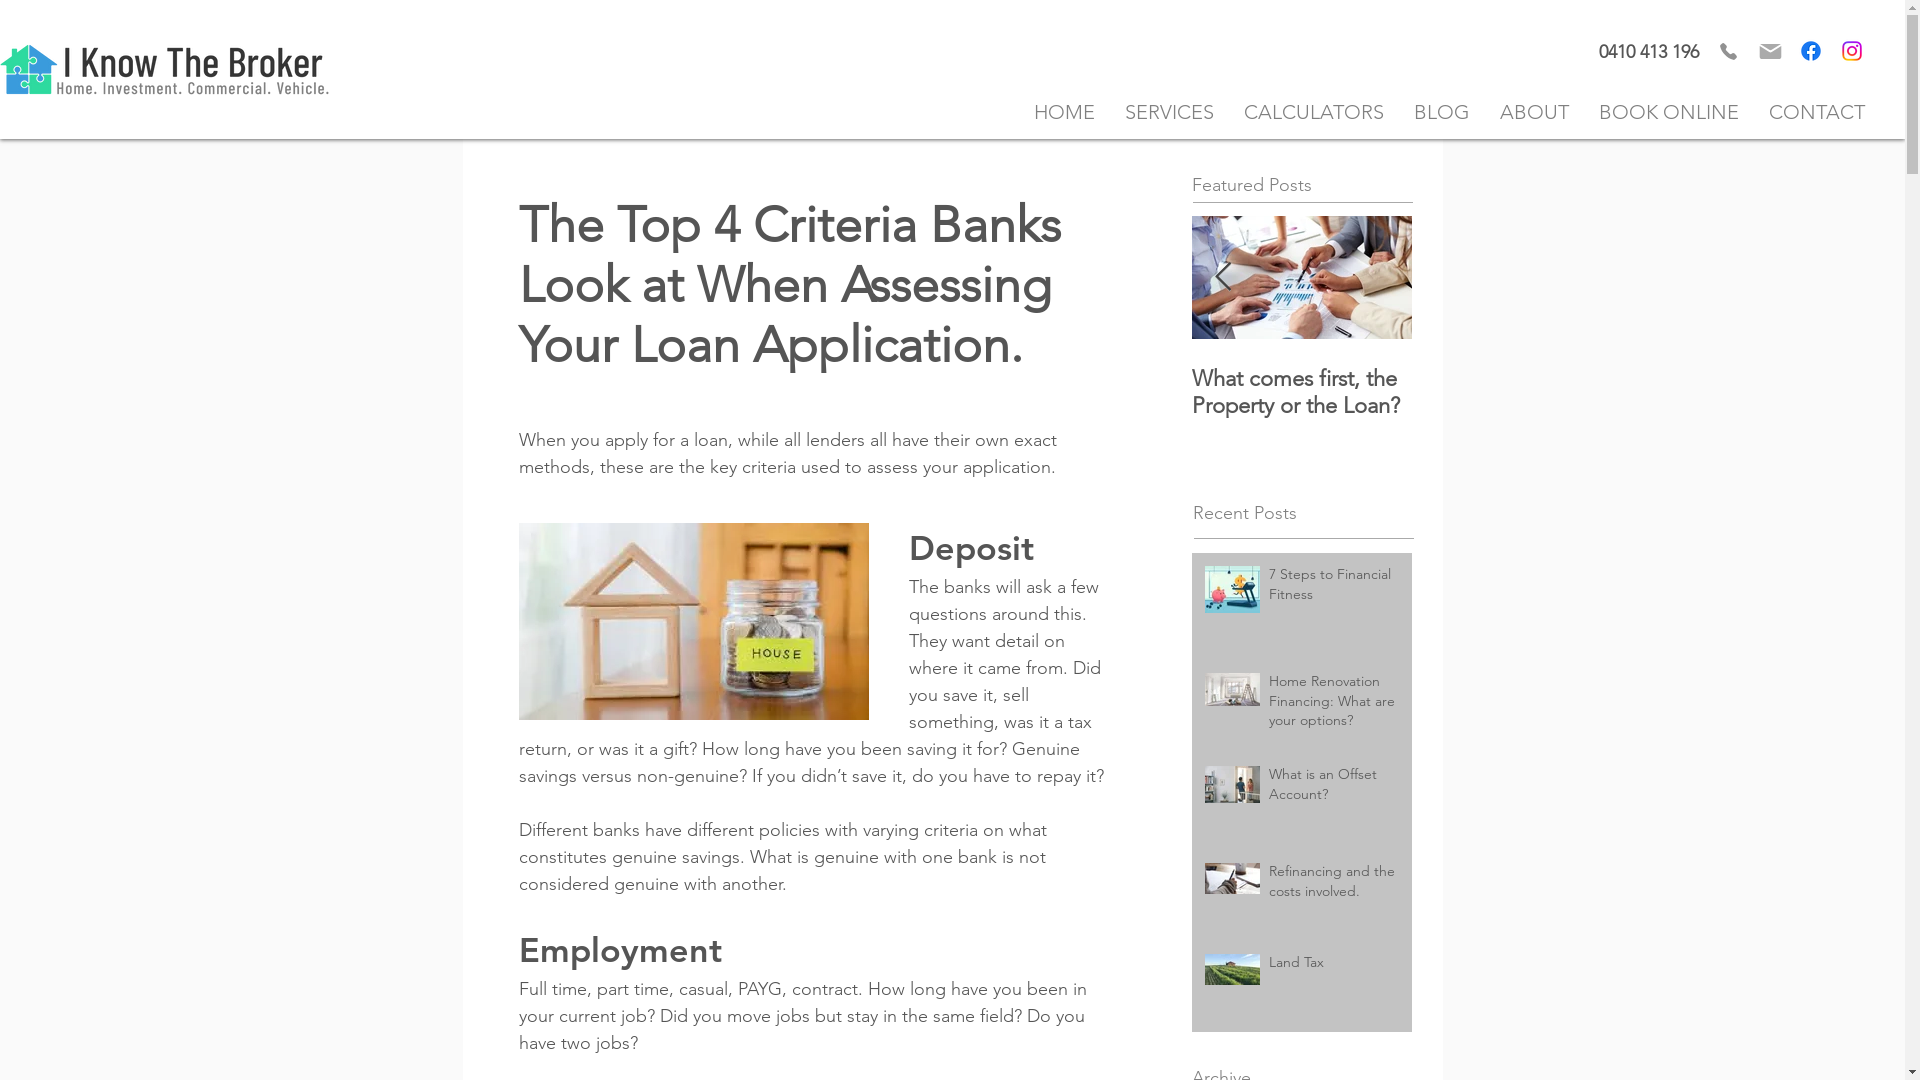 This screenshot has height=1080, width=1920. Describe the element at coordinates (1752, 111) in the screenshot. I see `'CONTACT'` at that location.